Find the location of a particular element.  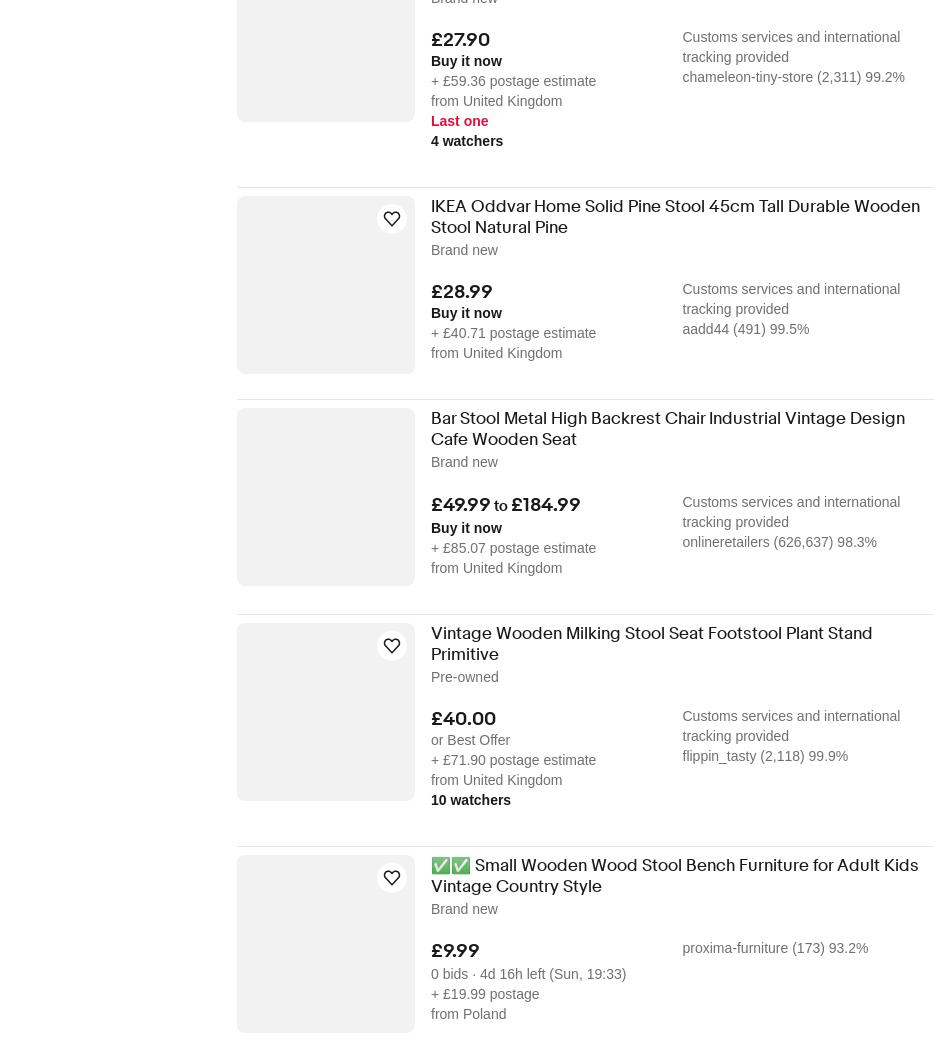

'to' is located at coordinates (501, 504).